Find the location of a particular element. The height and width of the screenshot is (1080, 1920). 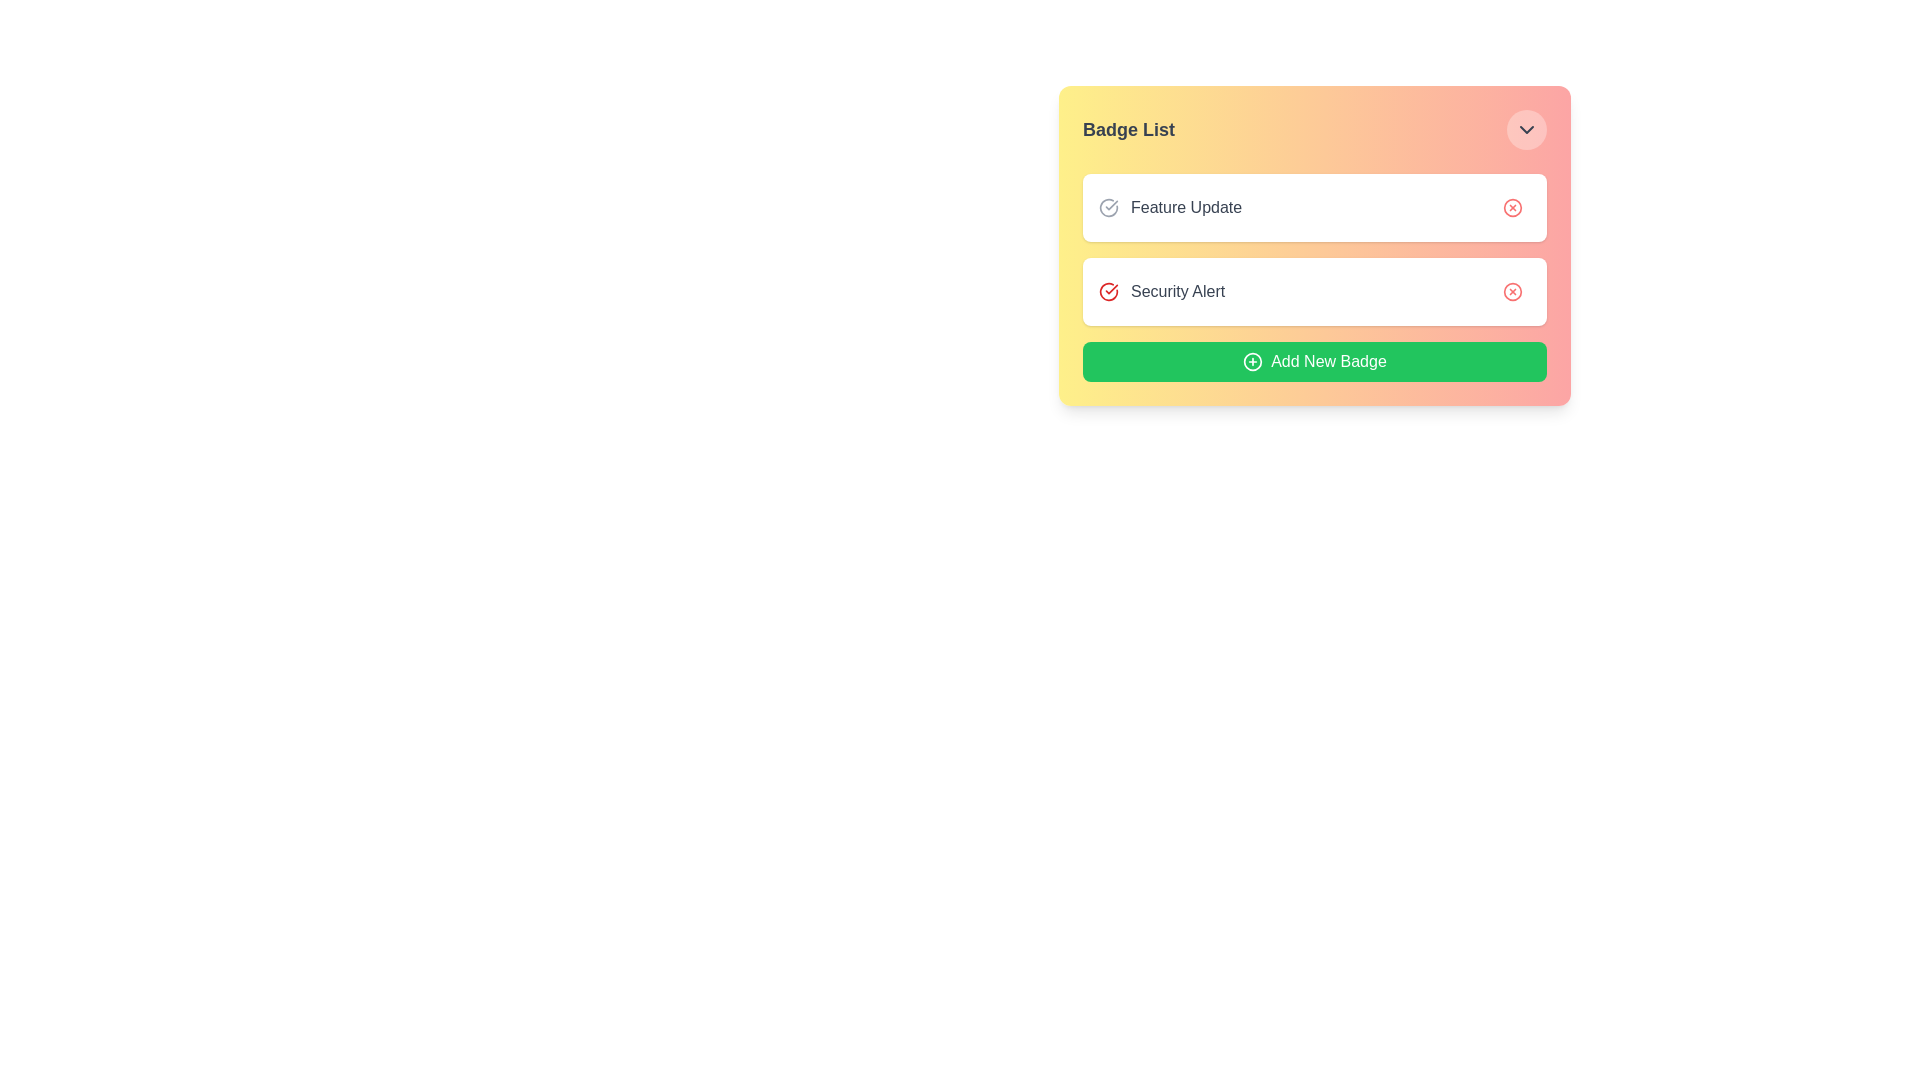

the circular '+' icon located to the left of the 'Add New Badge' text within a green rectangular button at the bottom of the 'Badge List' card component is located at coordinates (1252, 362).